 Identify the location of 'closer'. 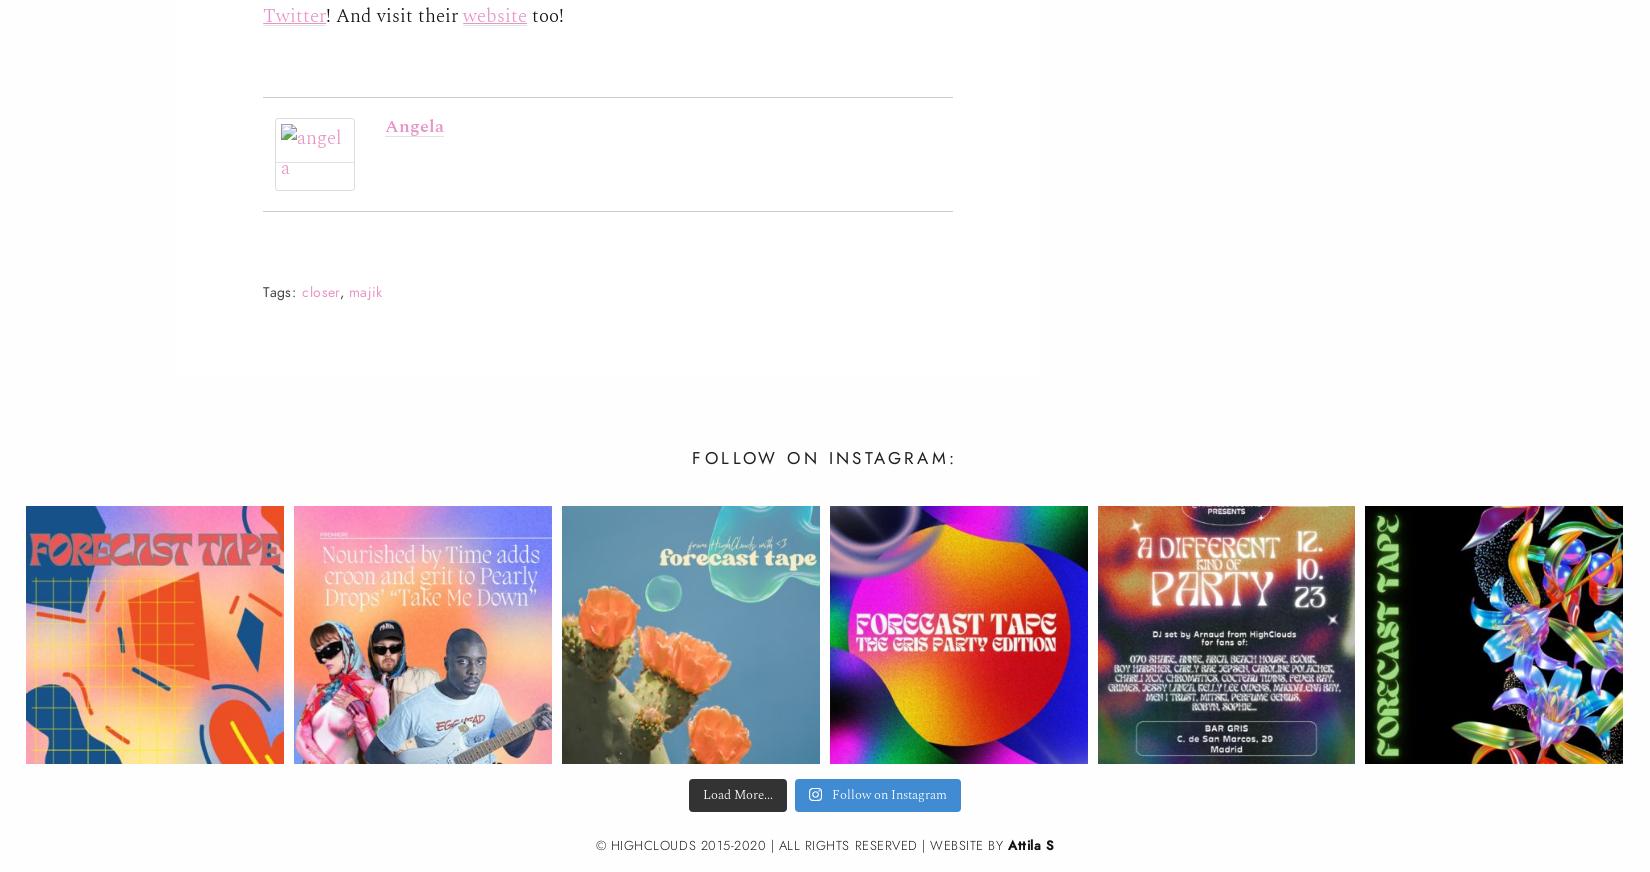
(320, 290).